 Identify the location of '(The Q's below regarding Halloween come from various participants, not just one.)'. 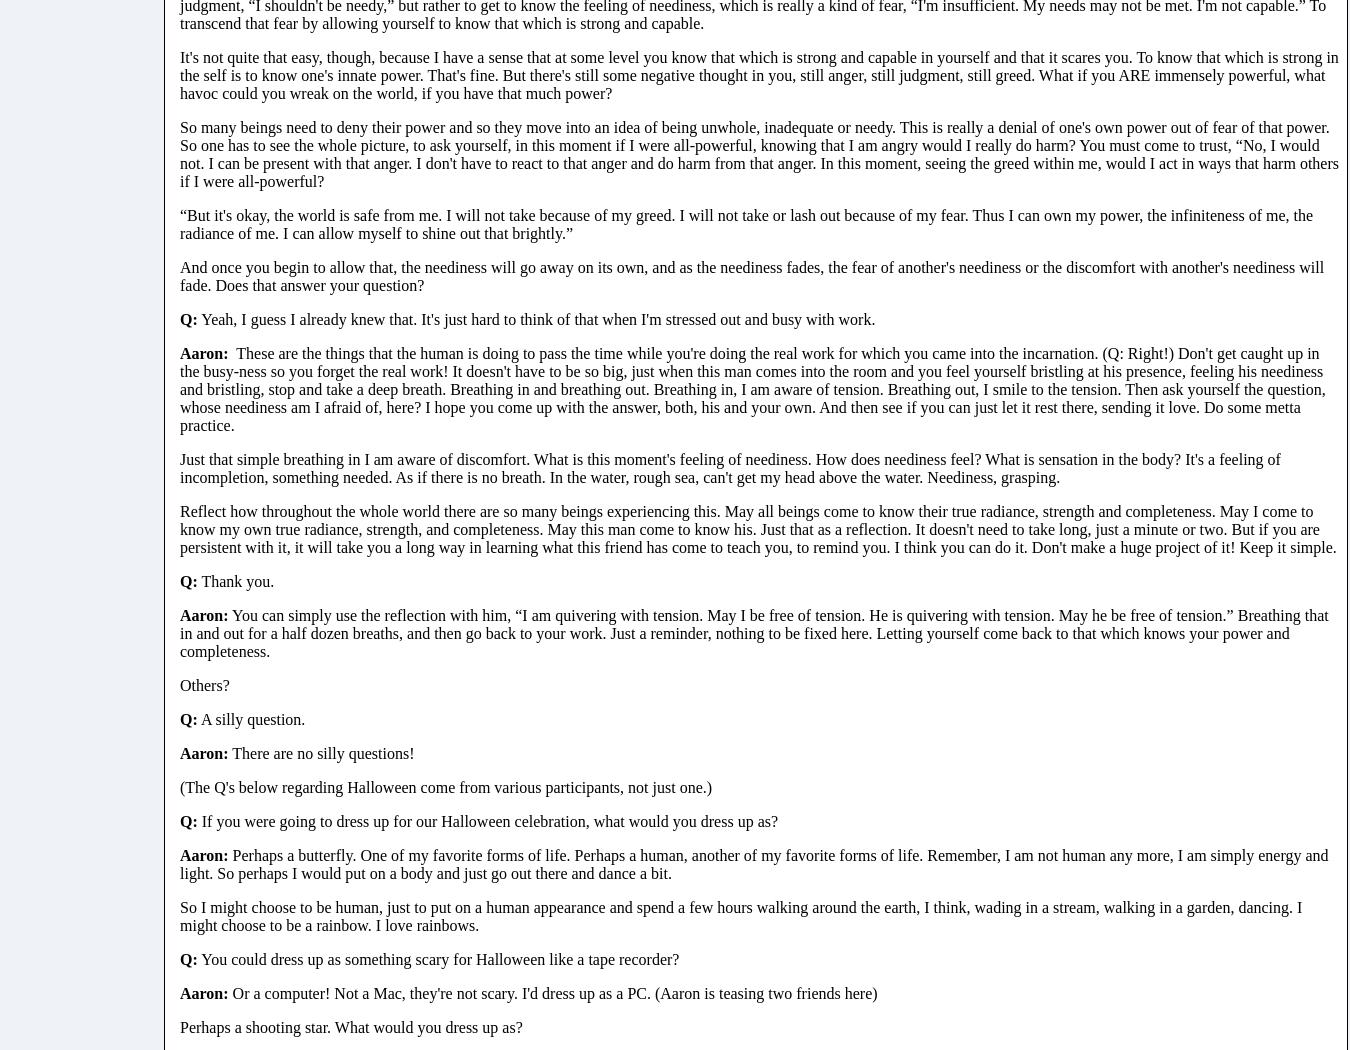
(446, 786).